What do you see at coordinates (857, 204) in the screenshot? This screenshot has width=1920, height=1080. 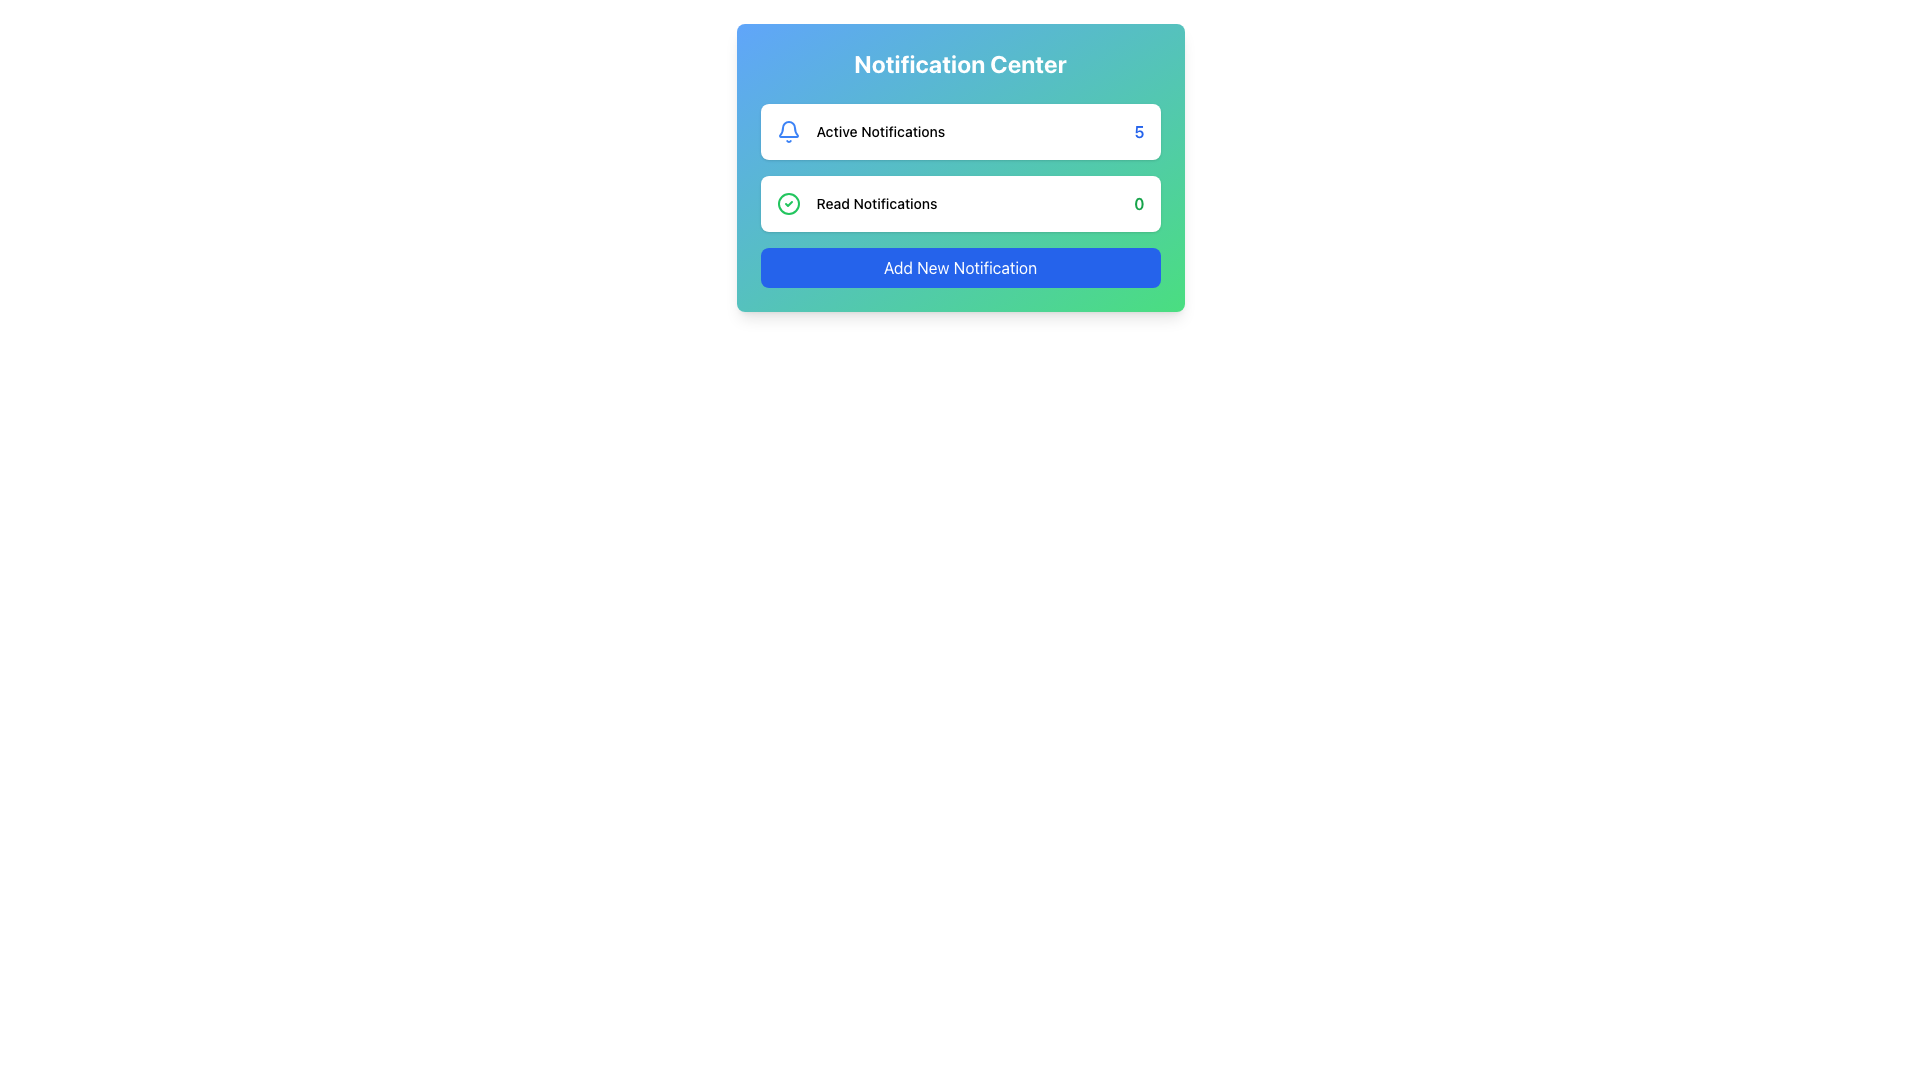 I see `text label indicating the count of read notifications, which is located below the 'Active Notifications' entry and above the 'Add New Notification' button` at bounding box center [857, 204].